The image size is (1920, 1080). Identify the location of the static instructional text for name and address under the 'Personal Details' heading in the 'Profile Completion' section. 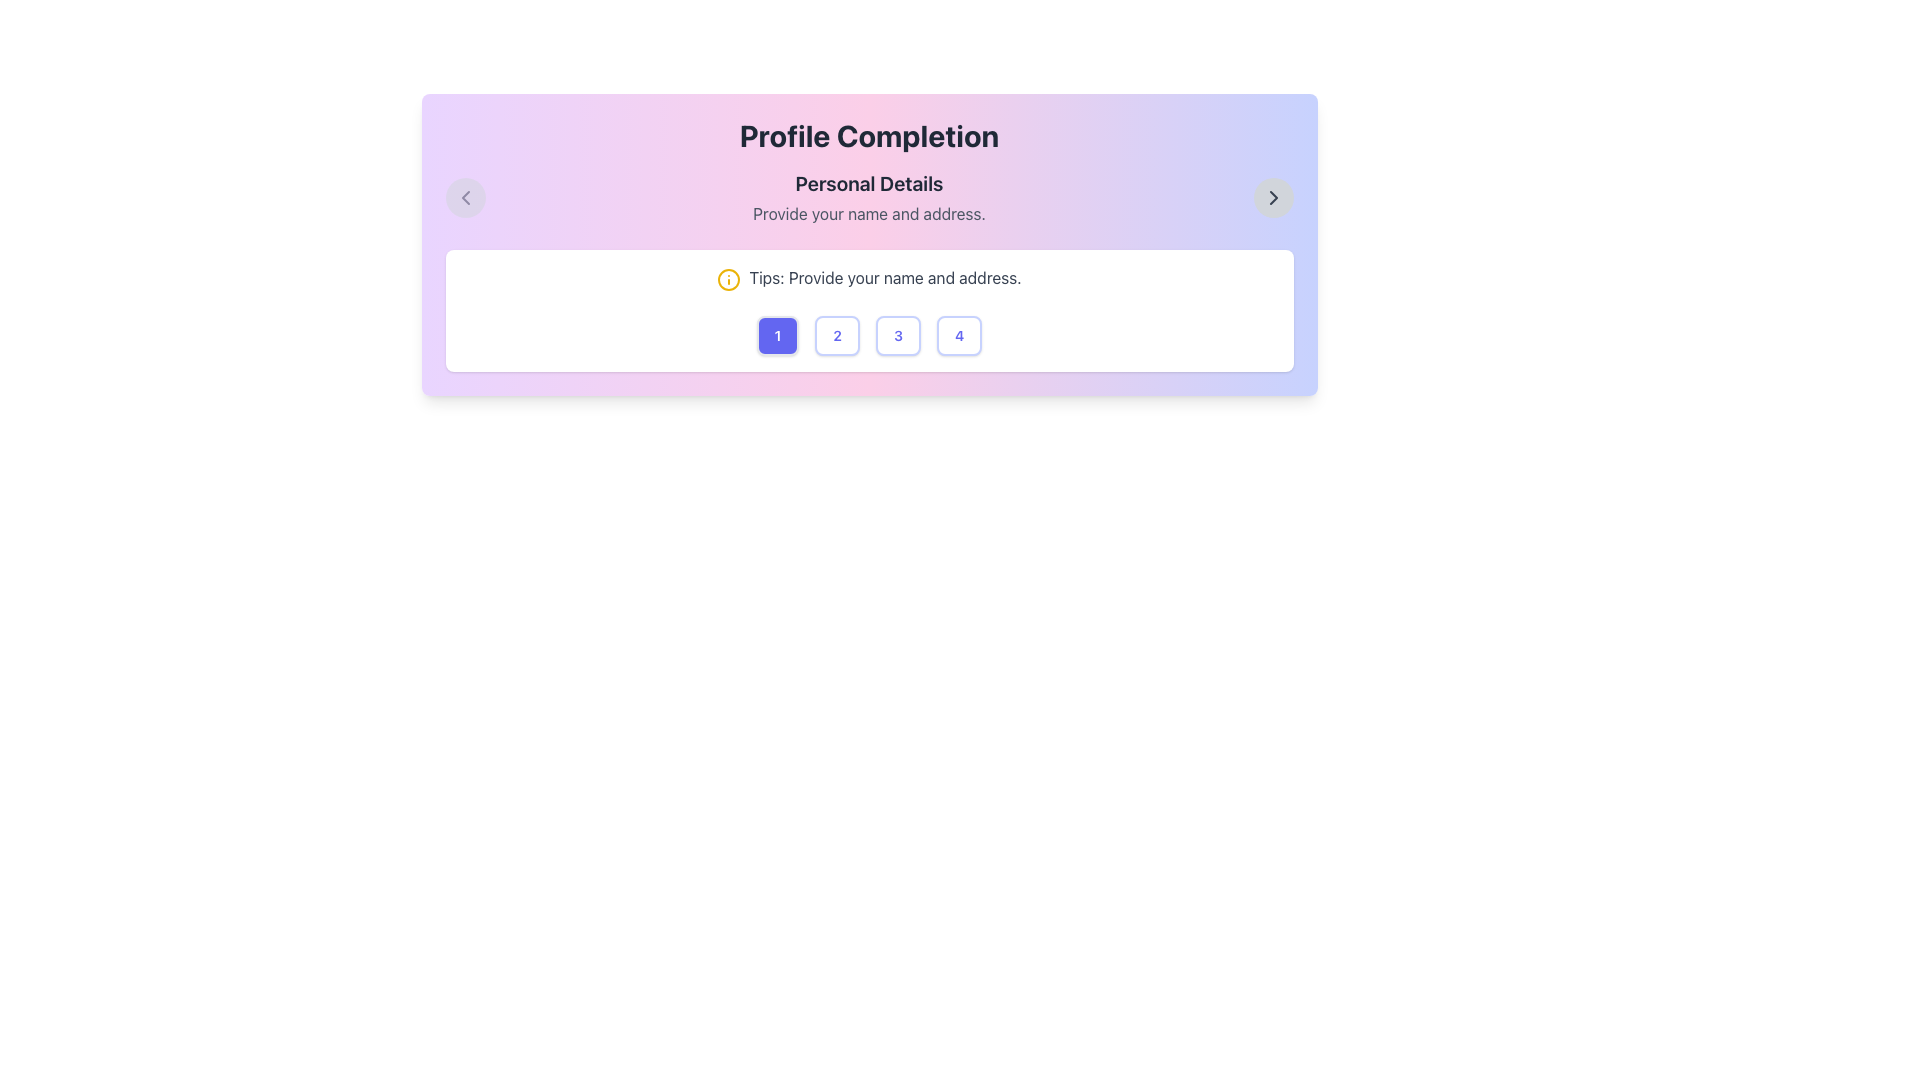
(869, 213).